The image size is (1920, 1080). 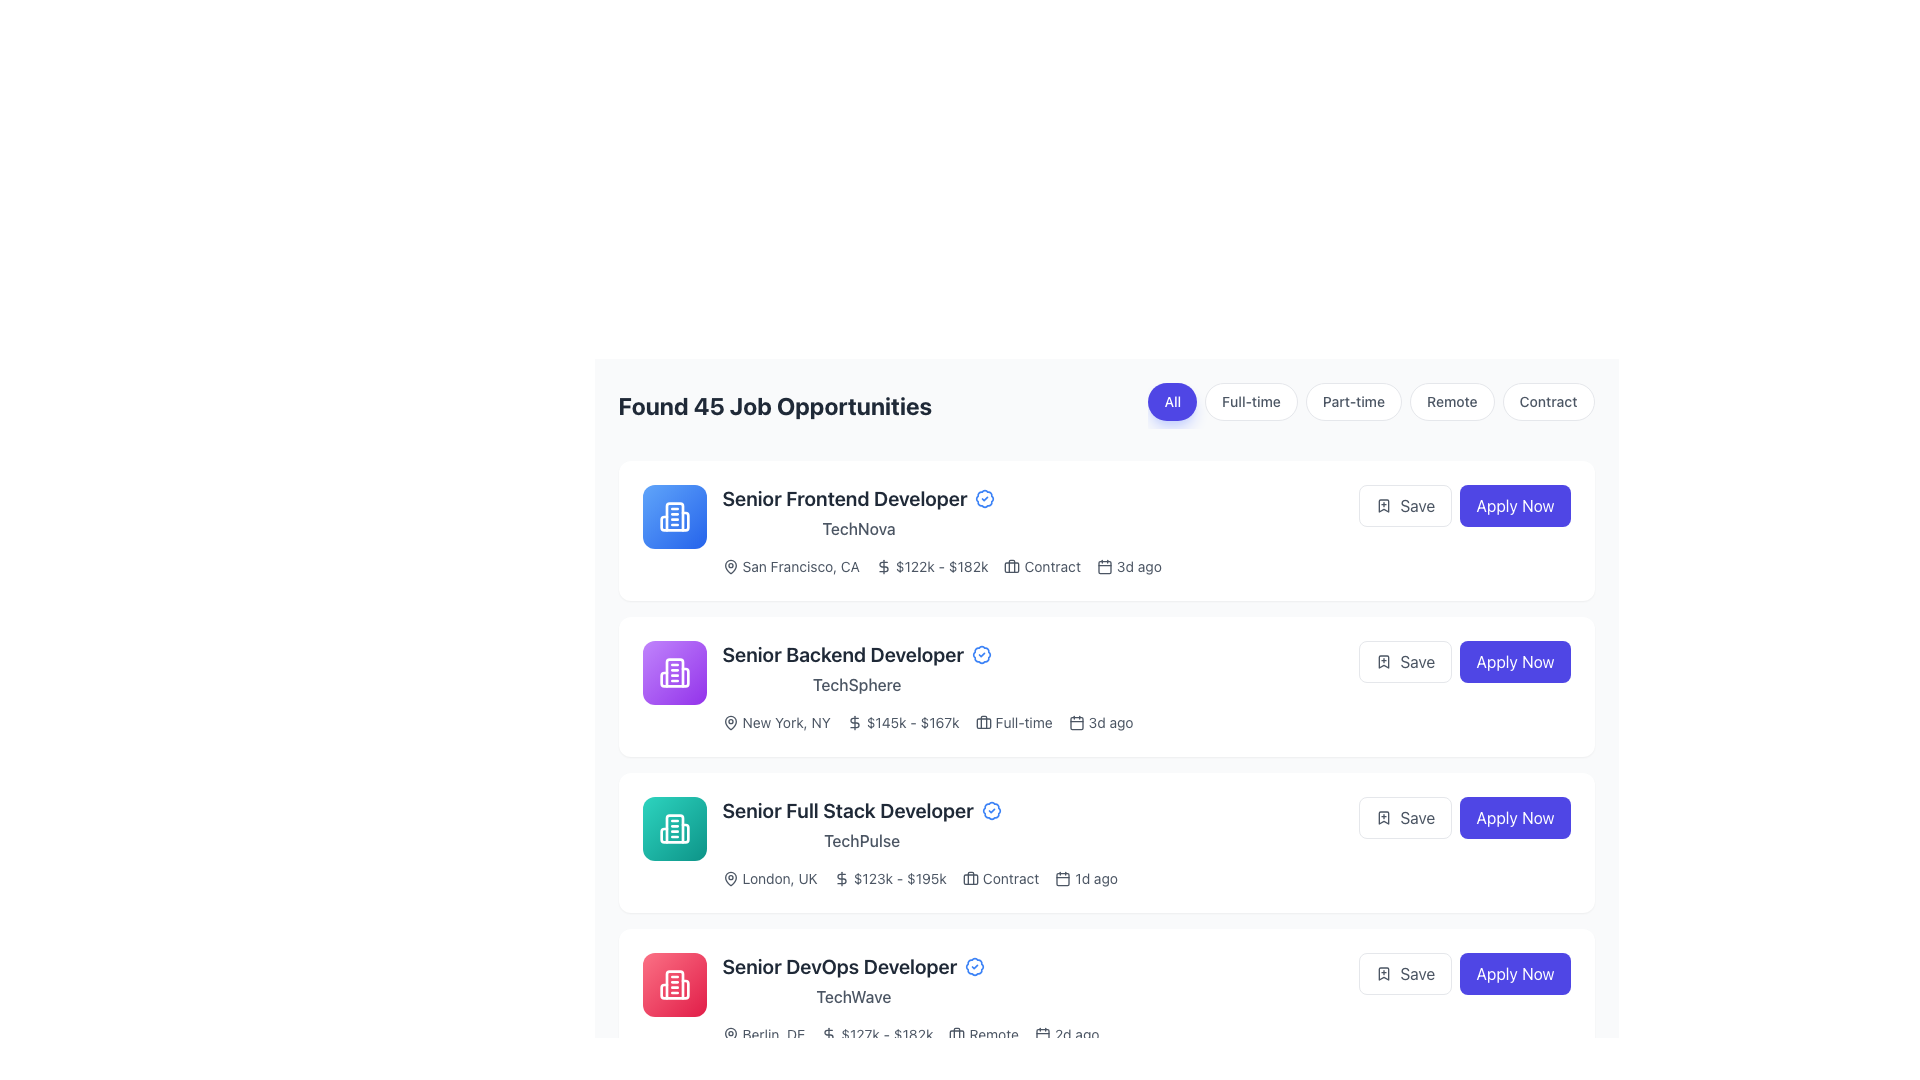 I want to click on the remote opportunity label with icon located between the salary range '$127k - $182k' and the posting age '2d ago' in the job posting for 'Senior DevOps Developer', so click(x=983, y=1034).